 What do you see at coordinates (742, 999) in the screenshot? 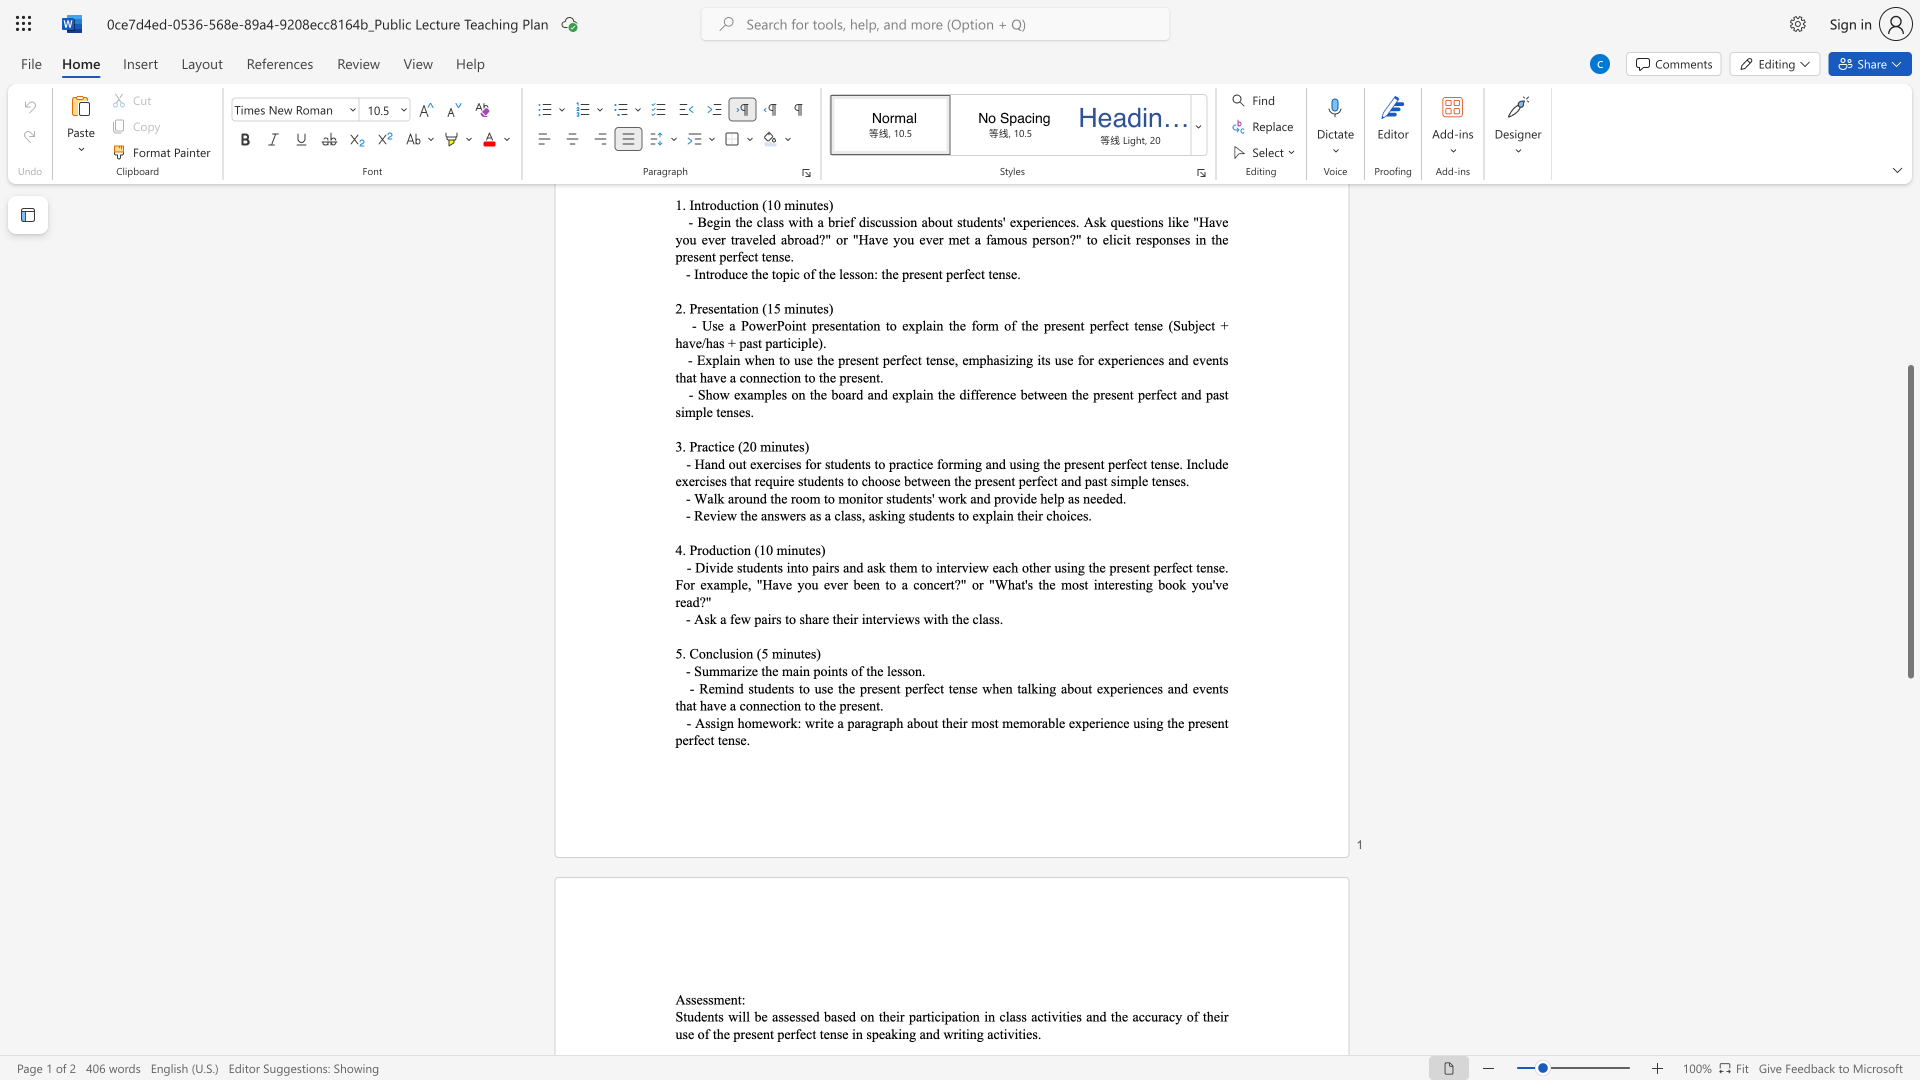
I see `the 1th character ":" in the text` at bounding box center [742, 999].